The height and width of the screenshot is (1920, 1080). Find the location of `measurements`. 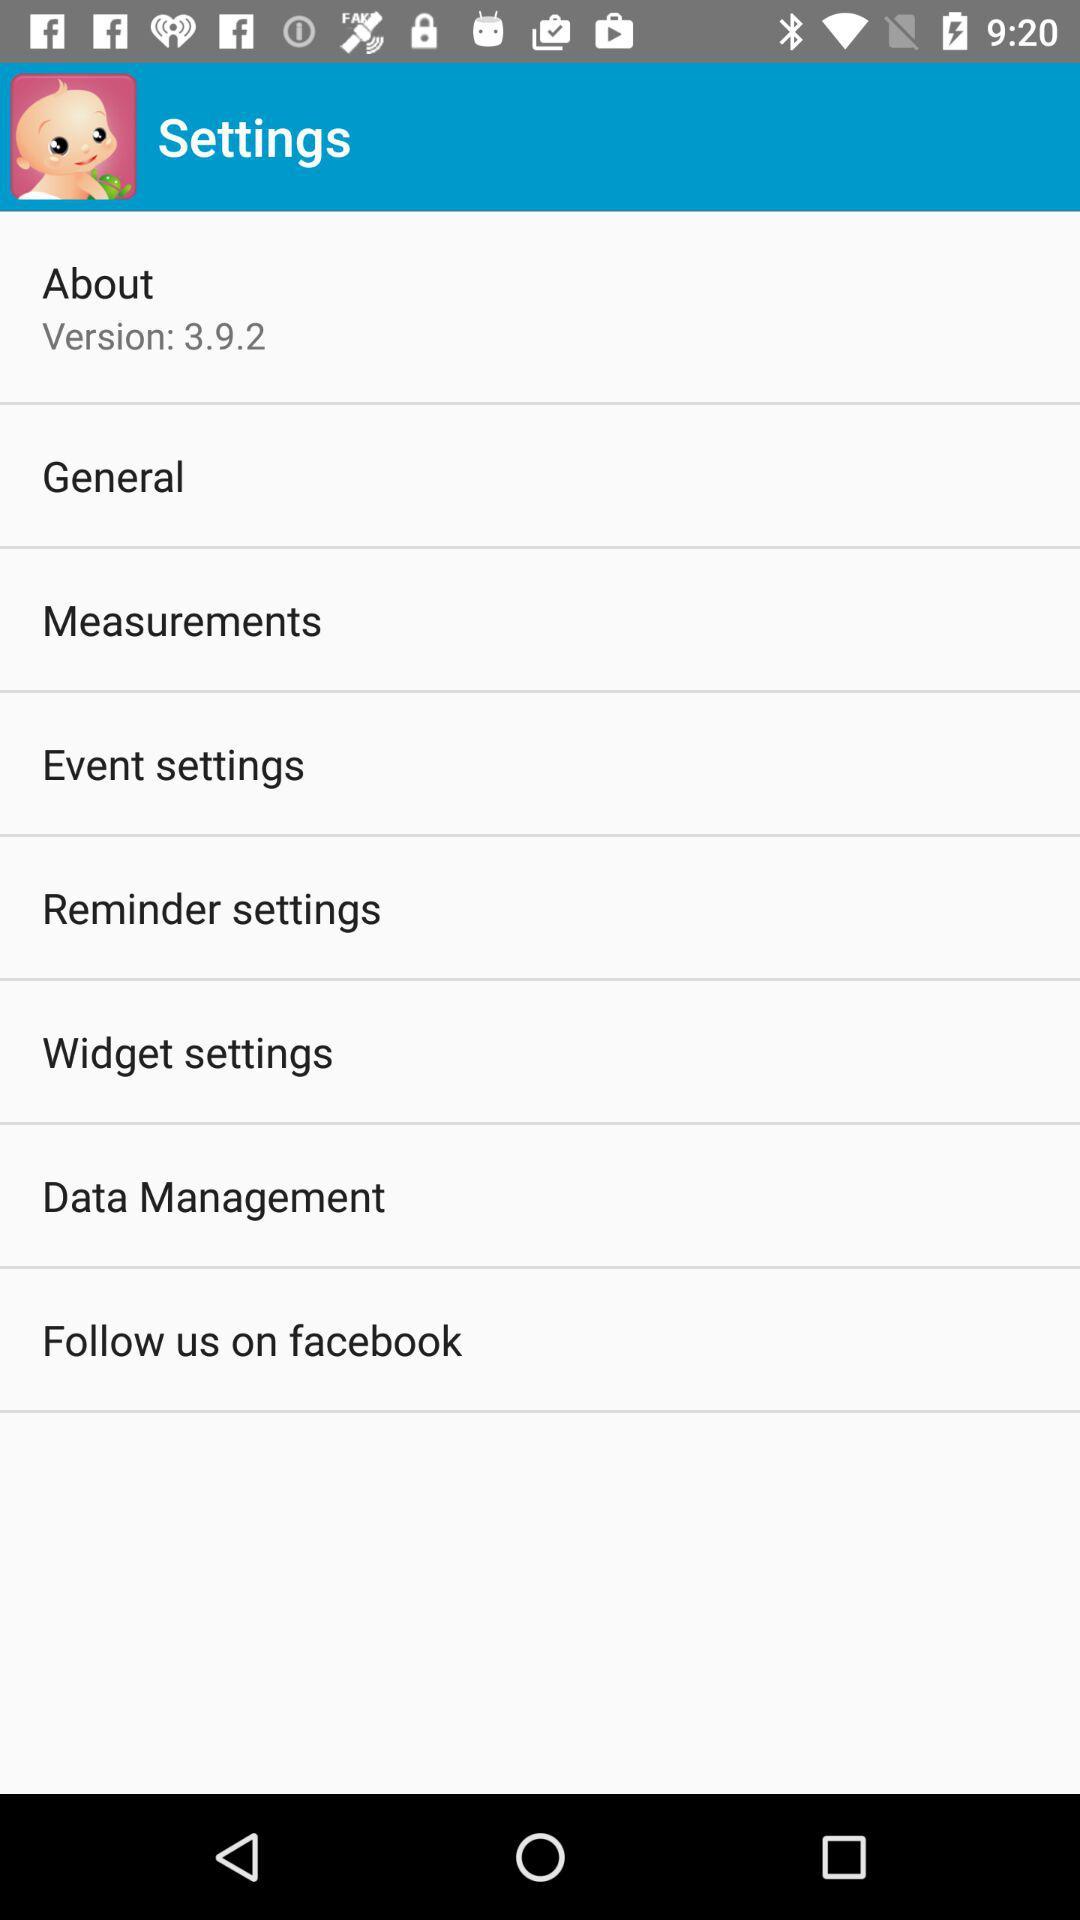

measurements is located at coordinates (182, 618).